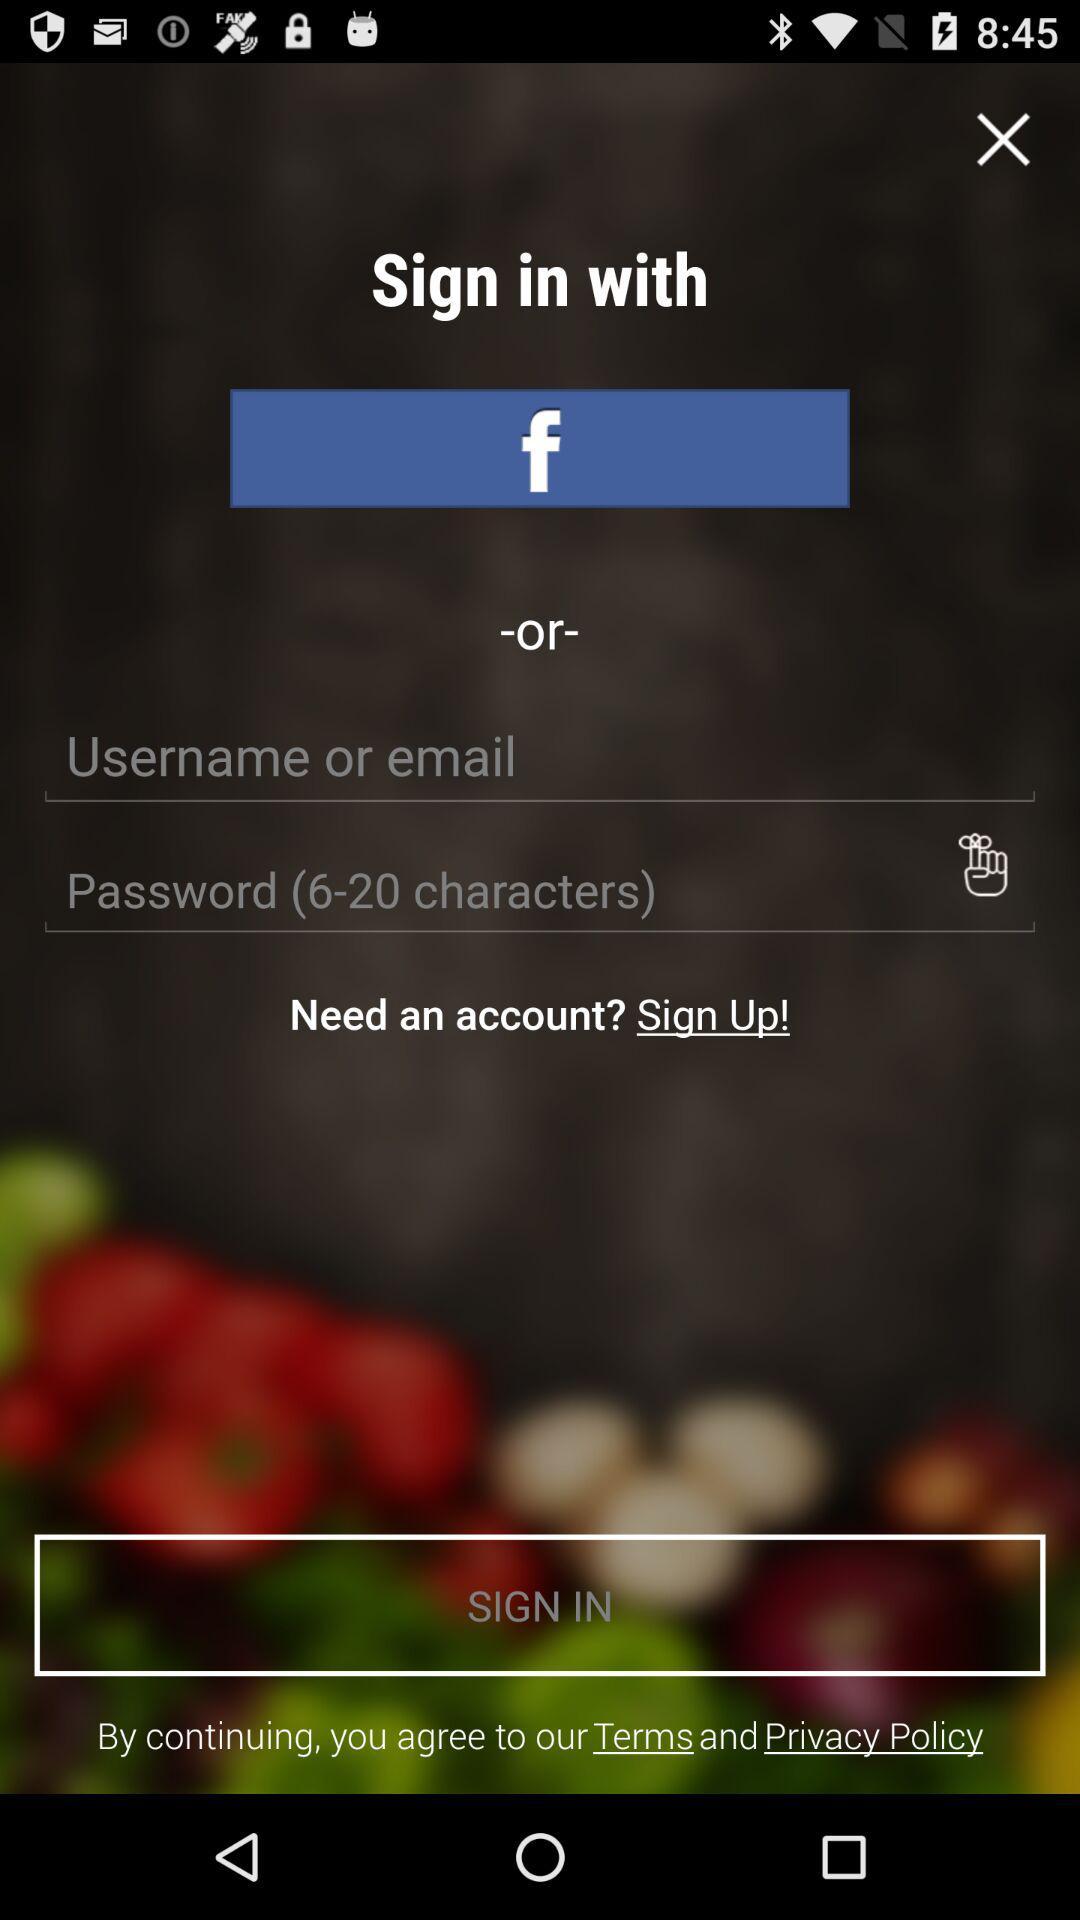 This screenshot has width=1080, height=1920. I want to click on sign in with facebook, so click(540, 447).